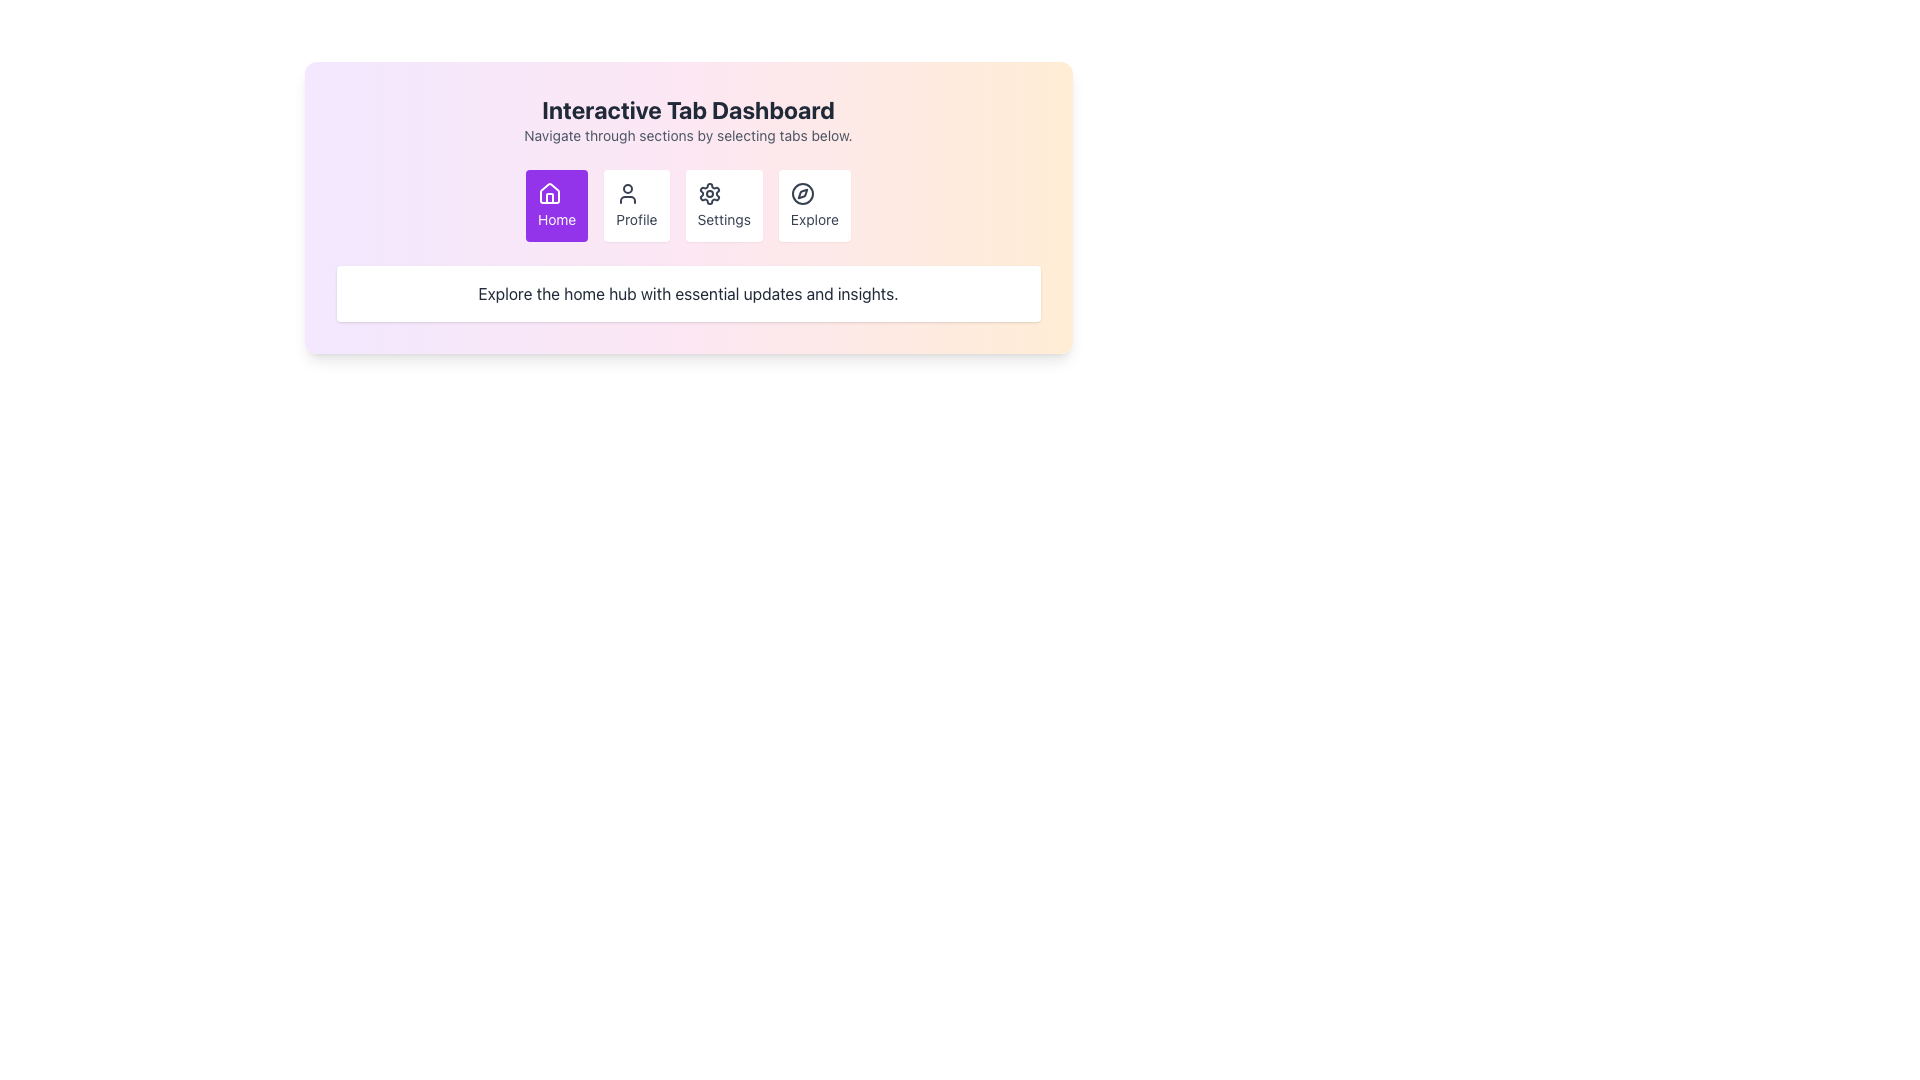 The height and width of the screenshot is (1080, 1920). Describe the element at coordinates (709, 193) in the screenshot. I see `the gear-shaped icon within the 'Settings' button, which is the third button in a horizontal row of four buttons` at that location.